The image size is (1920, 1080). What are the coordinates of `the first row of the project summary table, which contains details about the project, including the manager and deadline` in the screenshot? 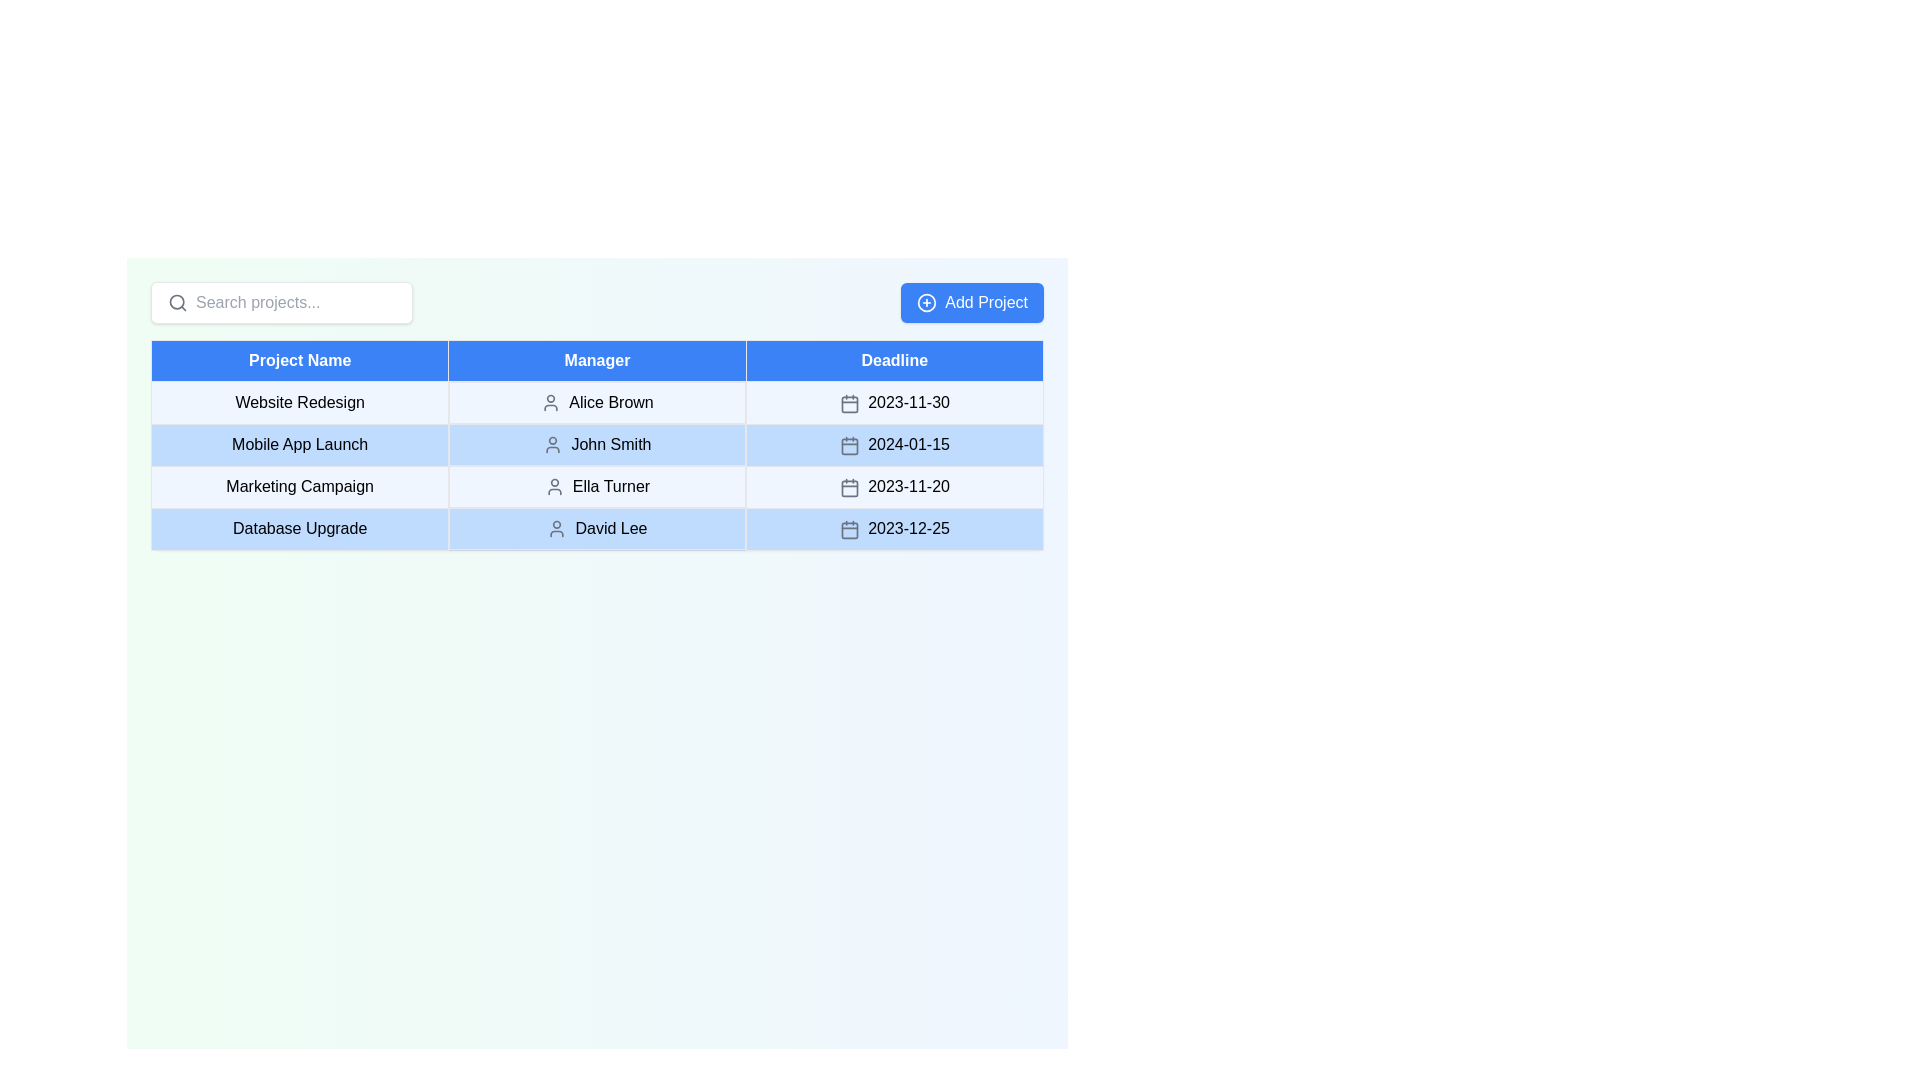 It's located at (596, 402).